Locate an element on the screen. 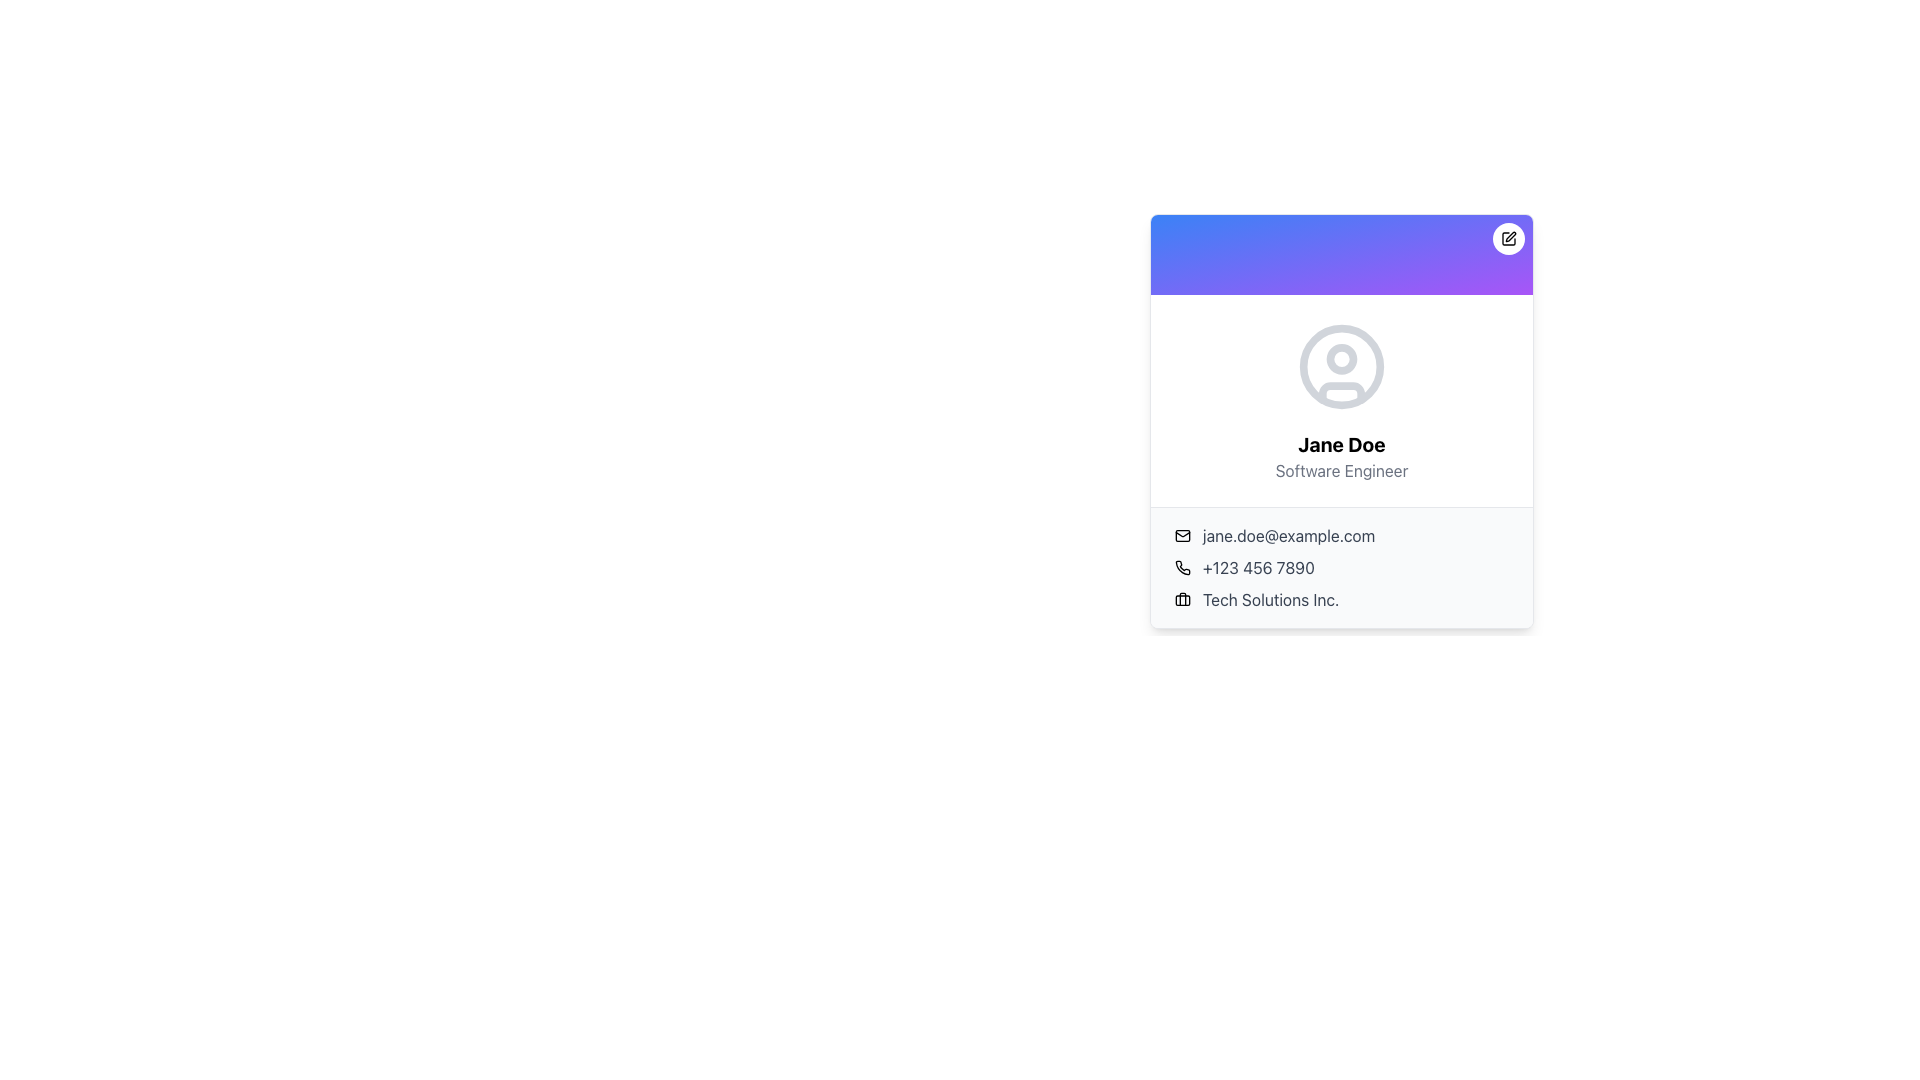  the text 'Jane Doe' which is styled in bold and located at the top-center of the personal card, directly above 'Software Engineer' is located at coordinates (1342, 443).